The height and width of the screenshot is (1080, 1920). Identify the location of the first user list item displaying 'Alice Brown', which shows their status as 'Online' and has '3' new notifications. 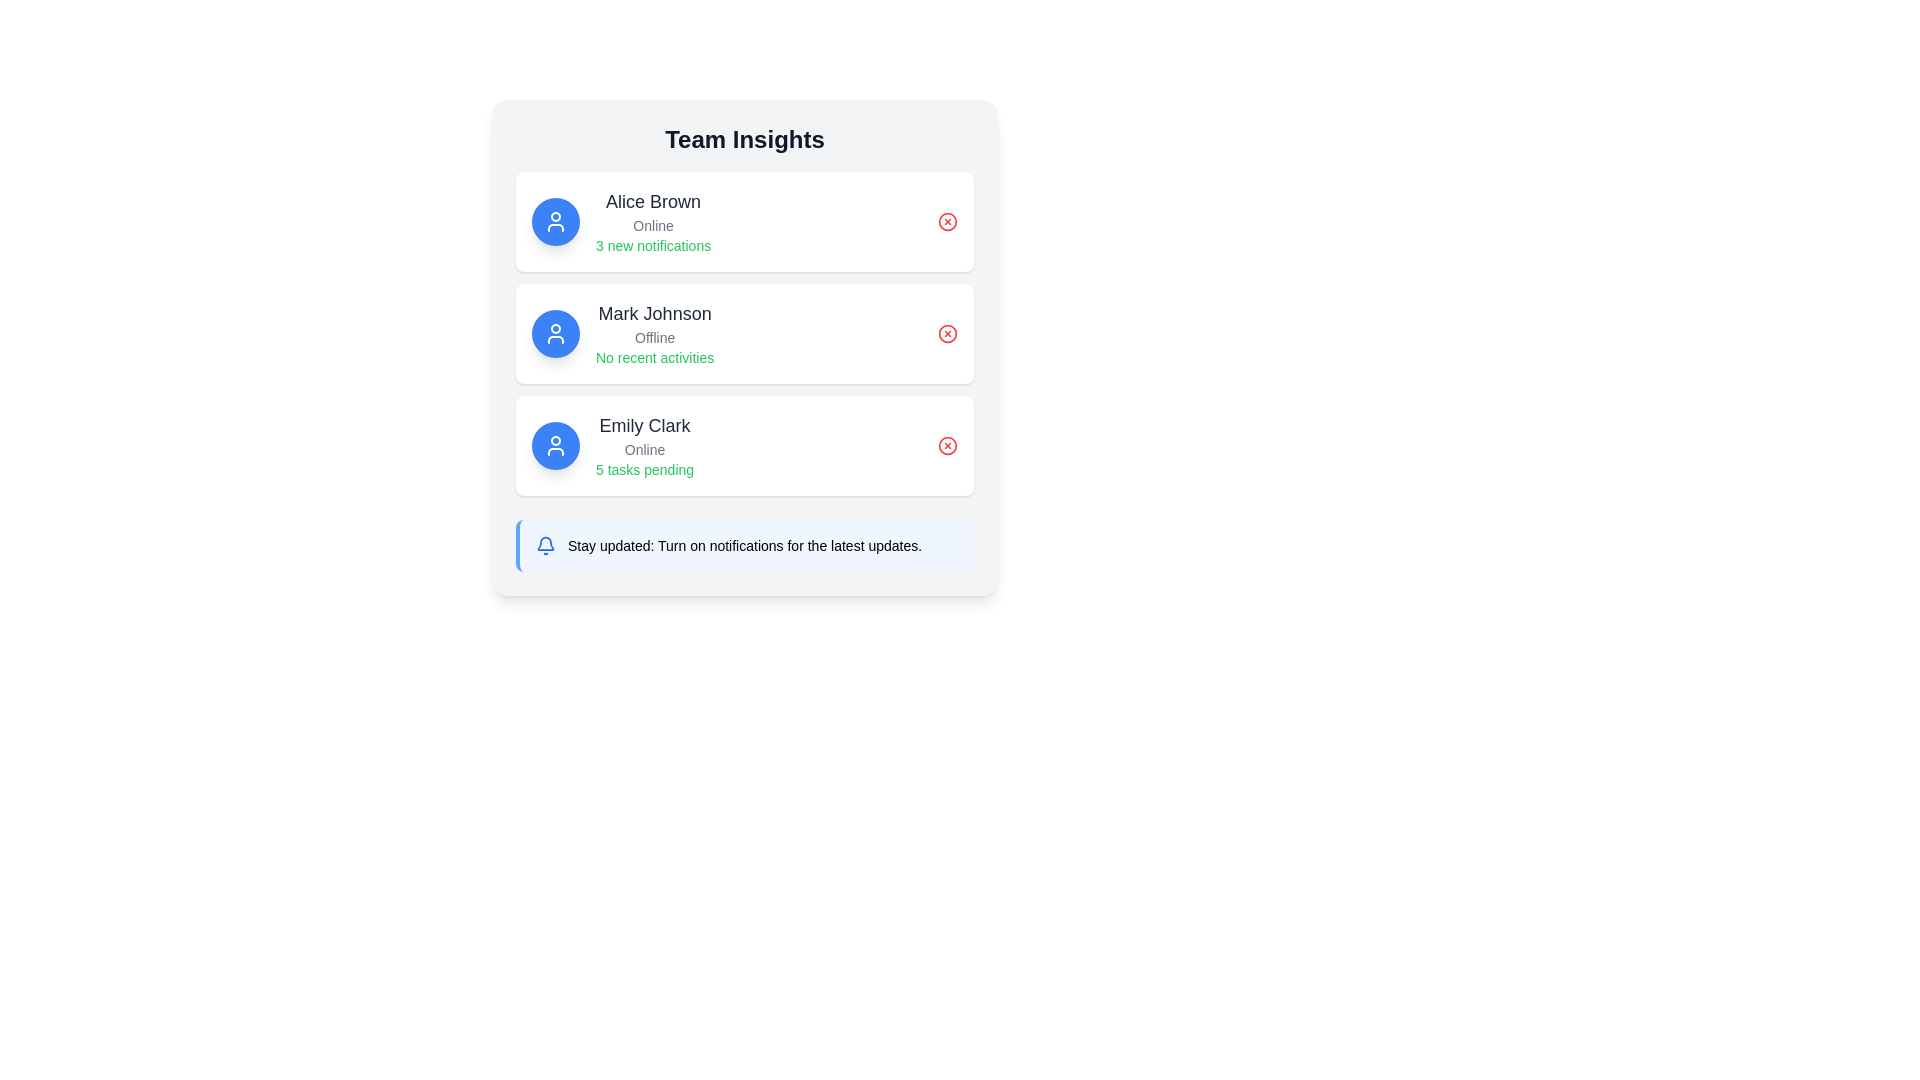
(620, 222).